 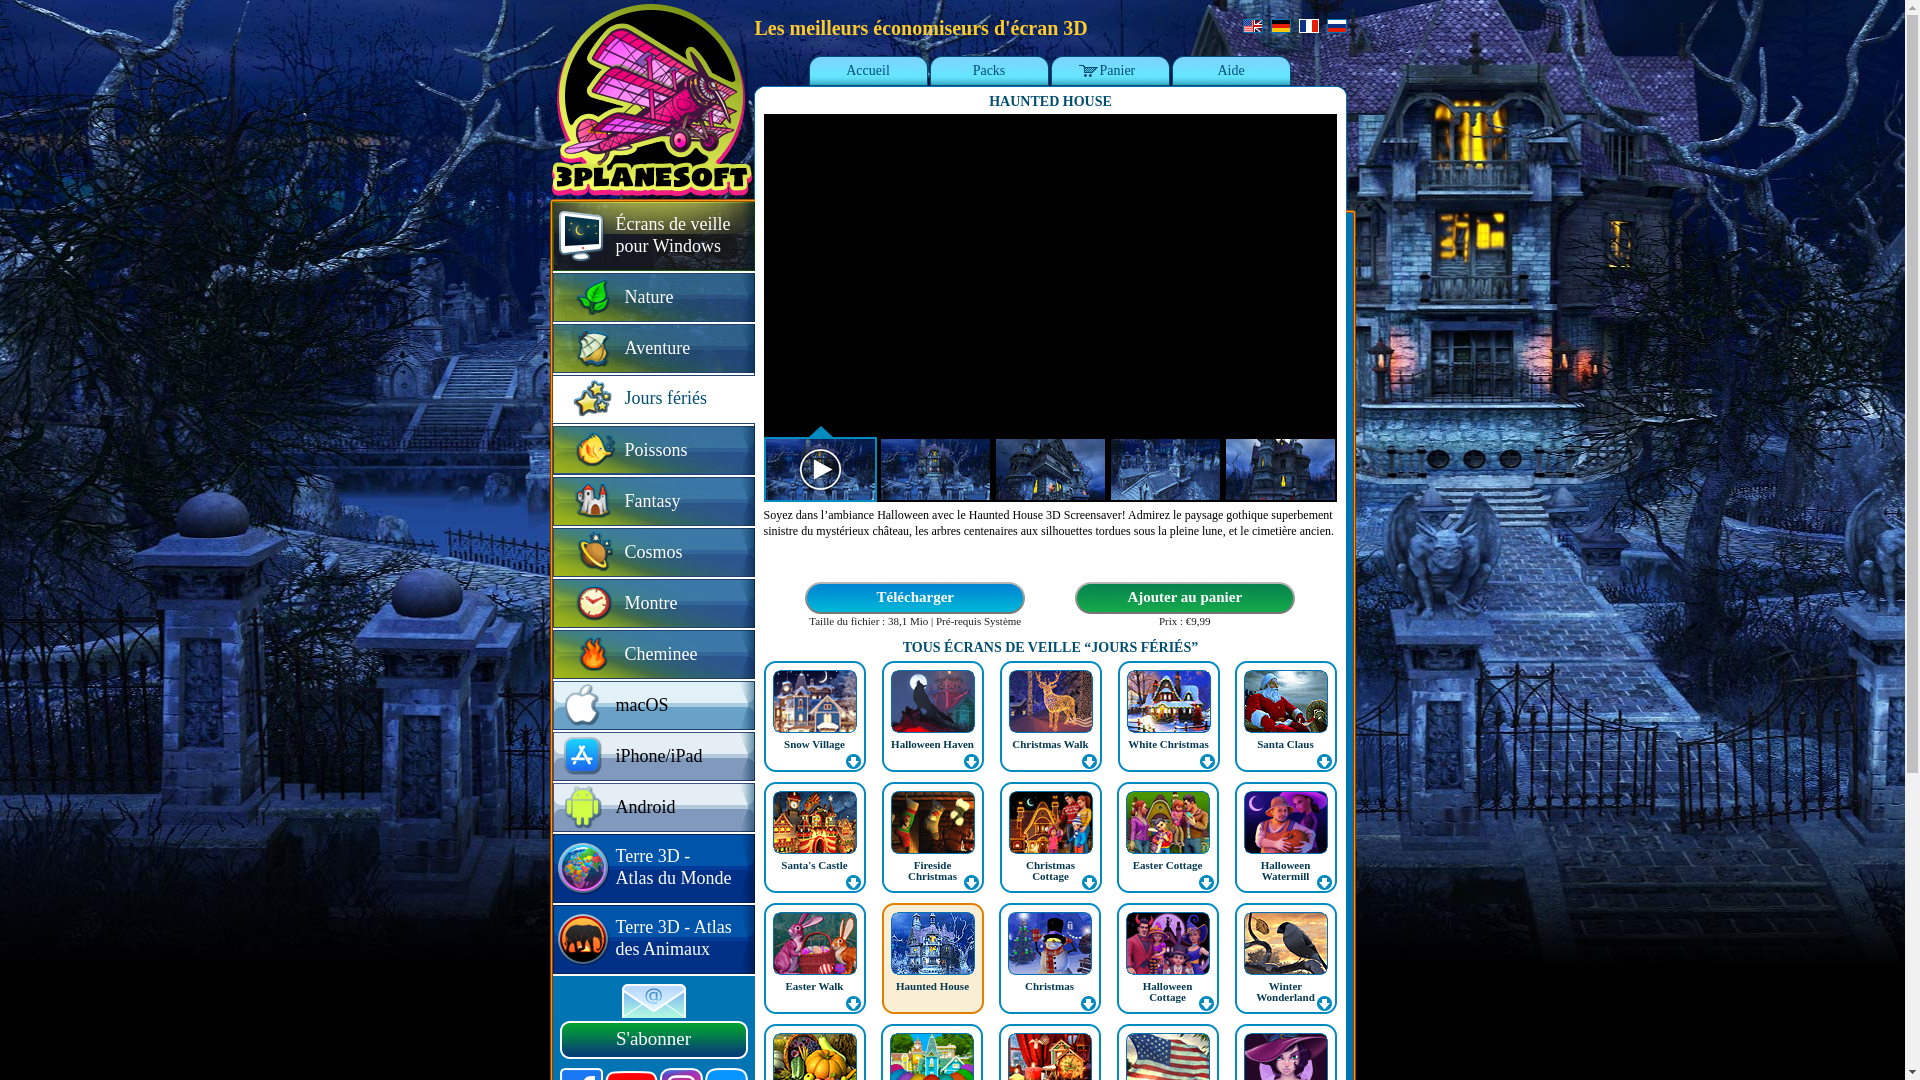 I want to click on 'Santa's Castle', so click(x=815, y=837).